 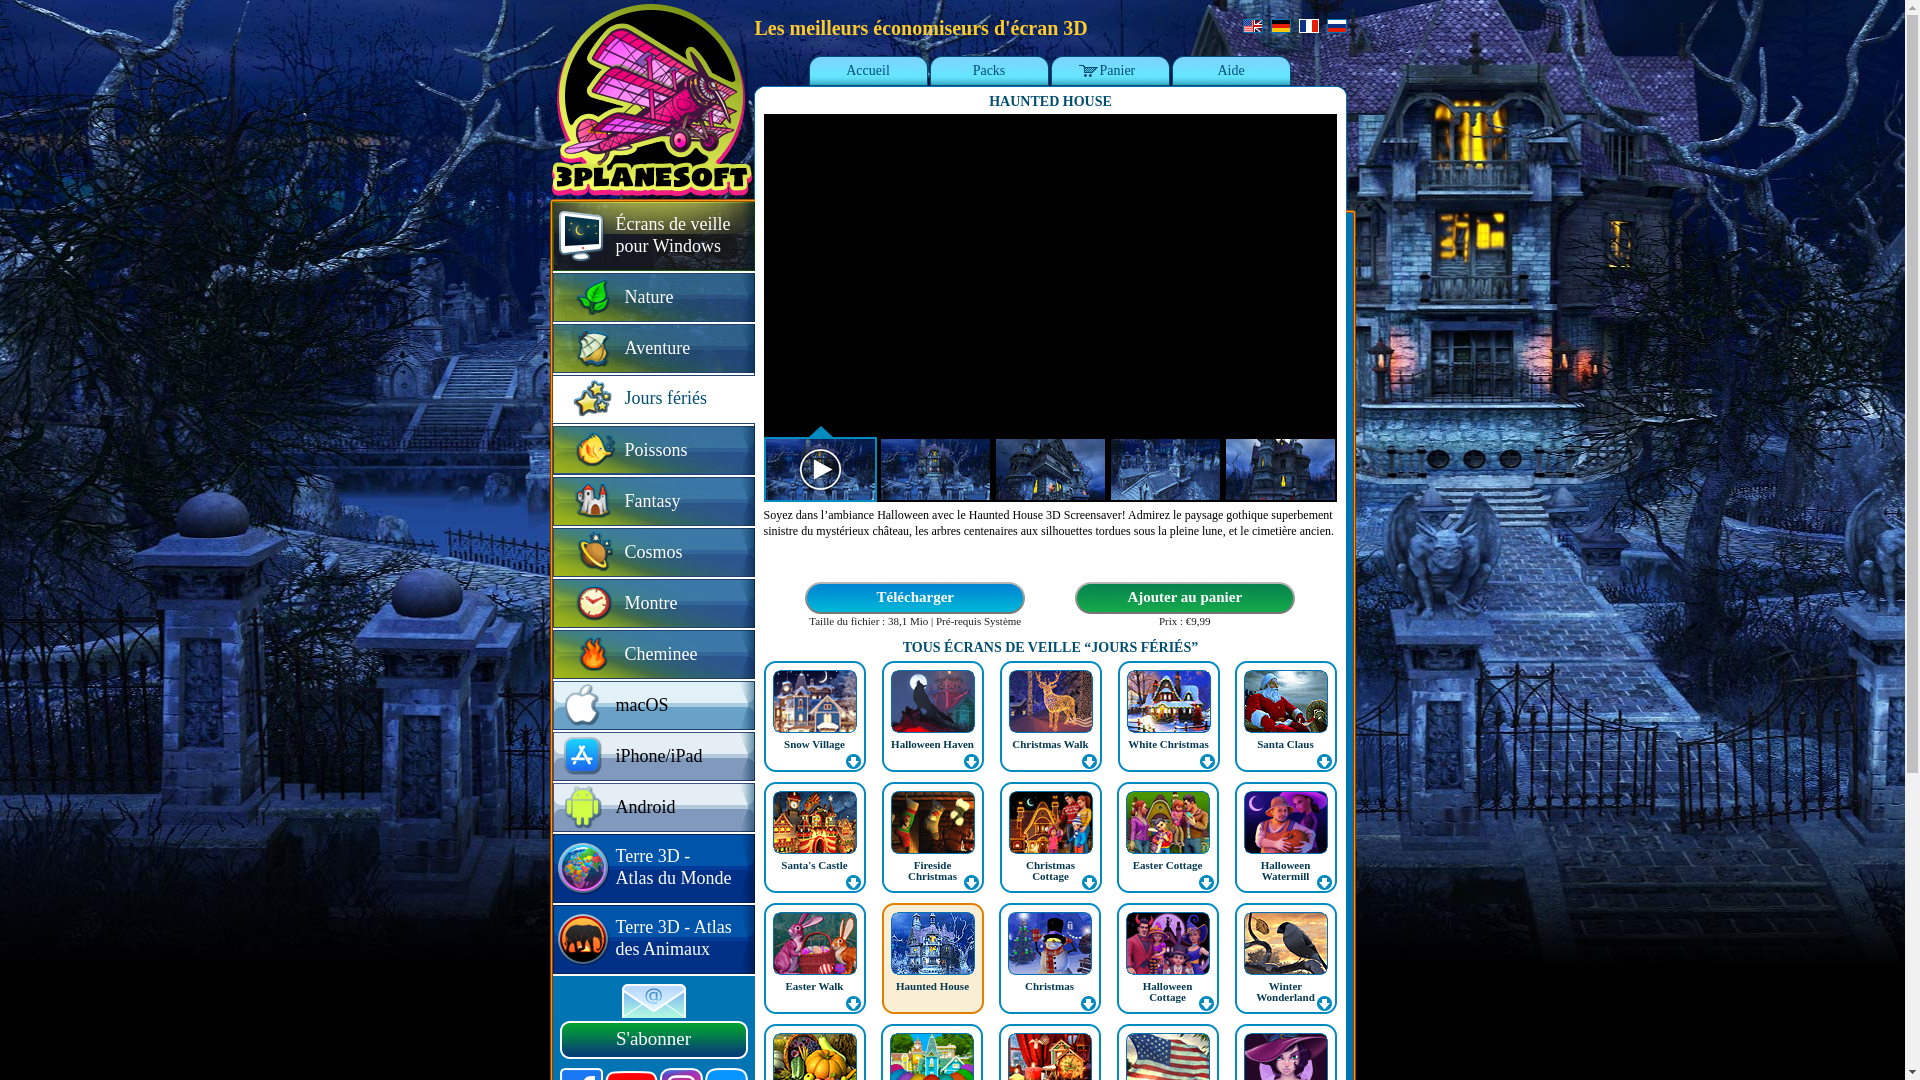 I want to click on 'Santa's Castle', so click(x=815, y=837).